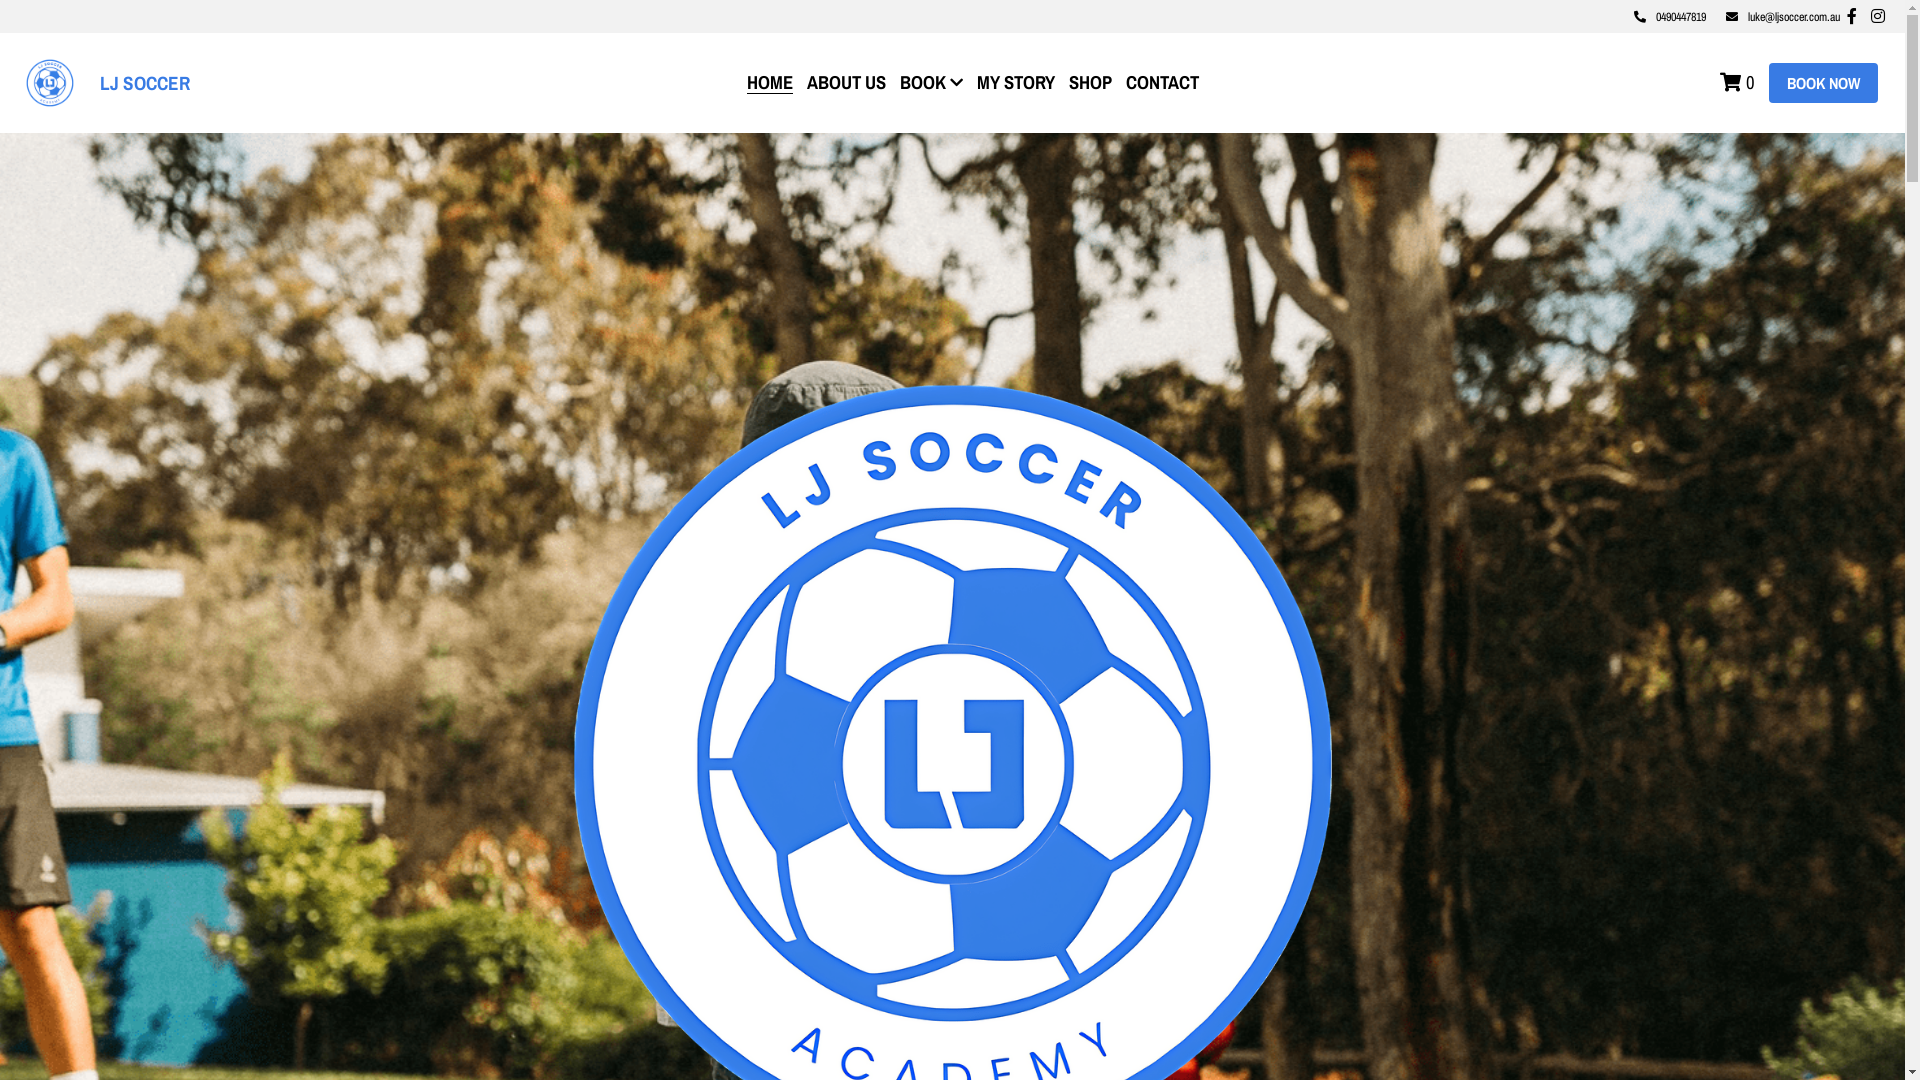 Image resolution: width=1920 pixels, height=1080 pixels. Describe the element at coordinates (1162, 81) in the screenshot. I see `'CONTACT'` at that location.